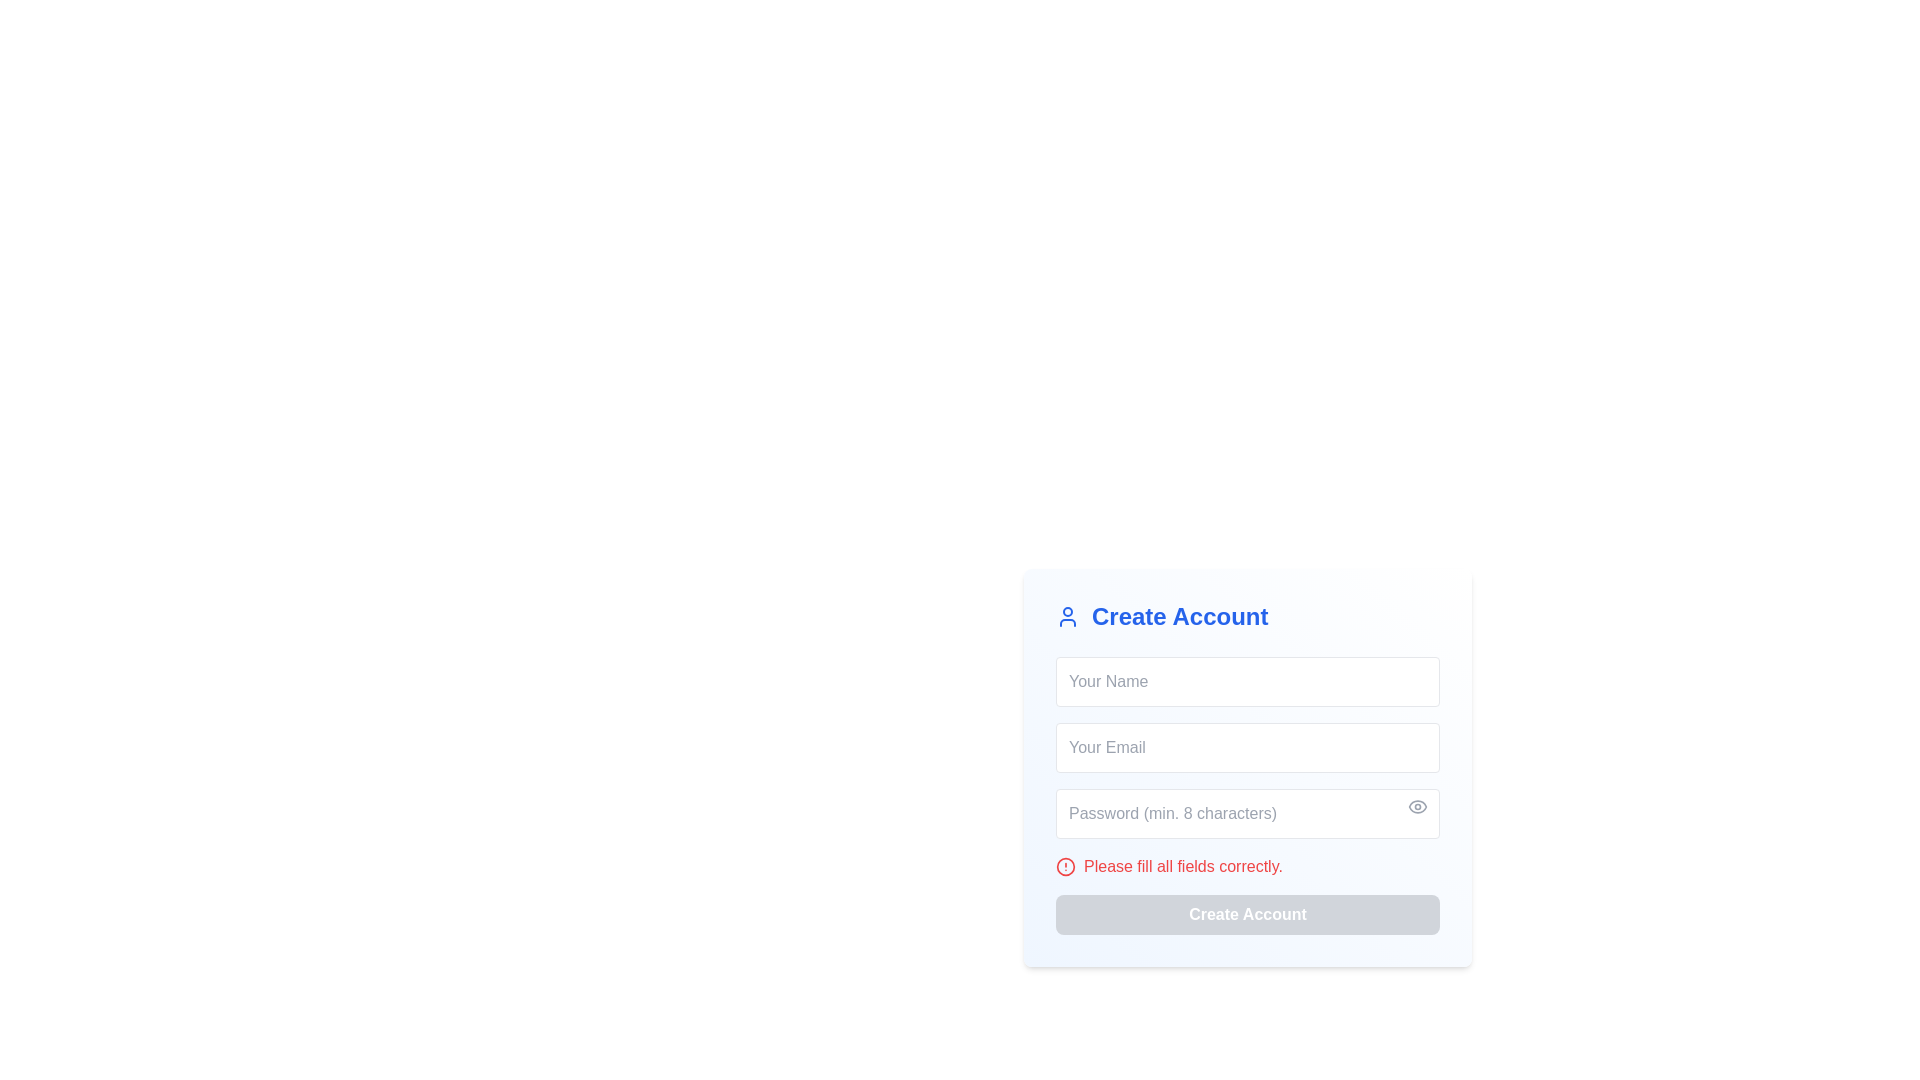 The height and width of the screenshot is (1080, 1920). What do you see at coordinates (1247, 914) in the screenshot?
I see `the submit button for account creation, which is currently disabled and located at the bottom of the form layout, beneath the error message 'Please fill all fields correctly.'` at bounding box center [1247, 914].